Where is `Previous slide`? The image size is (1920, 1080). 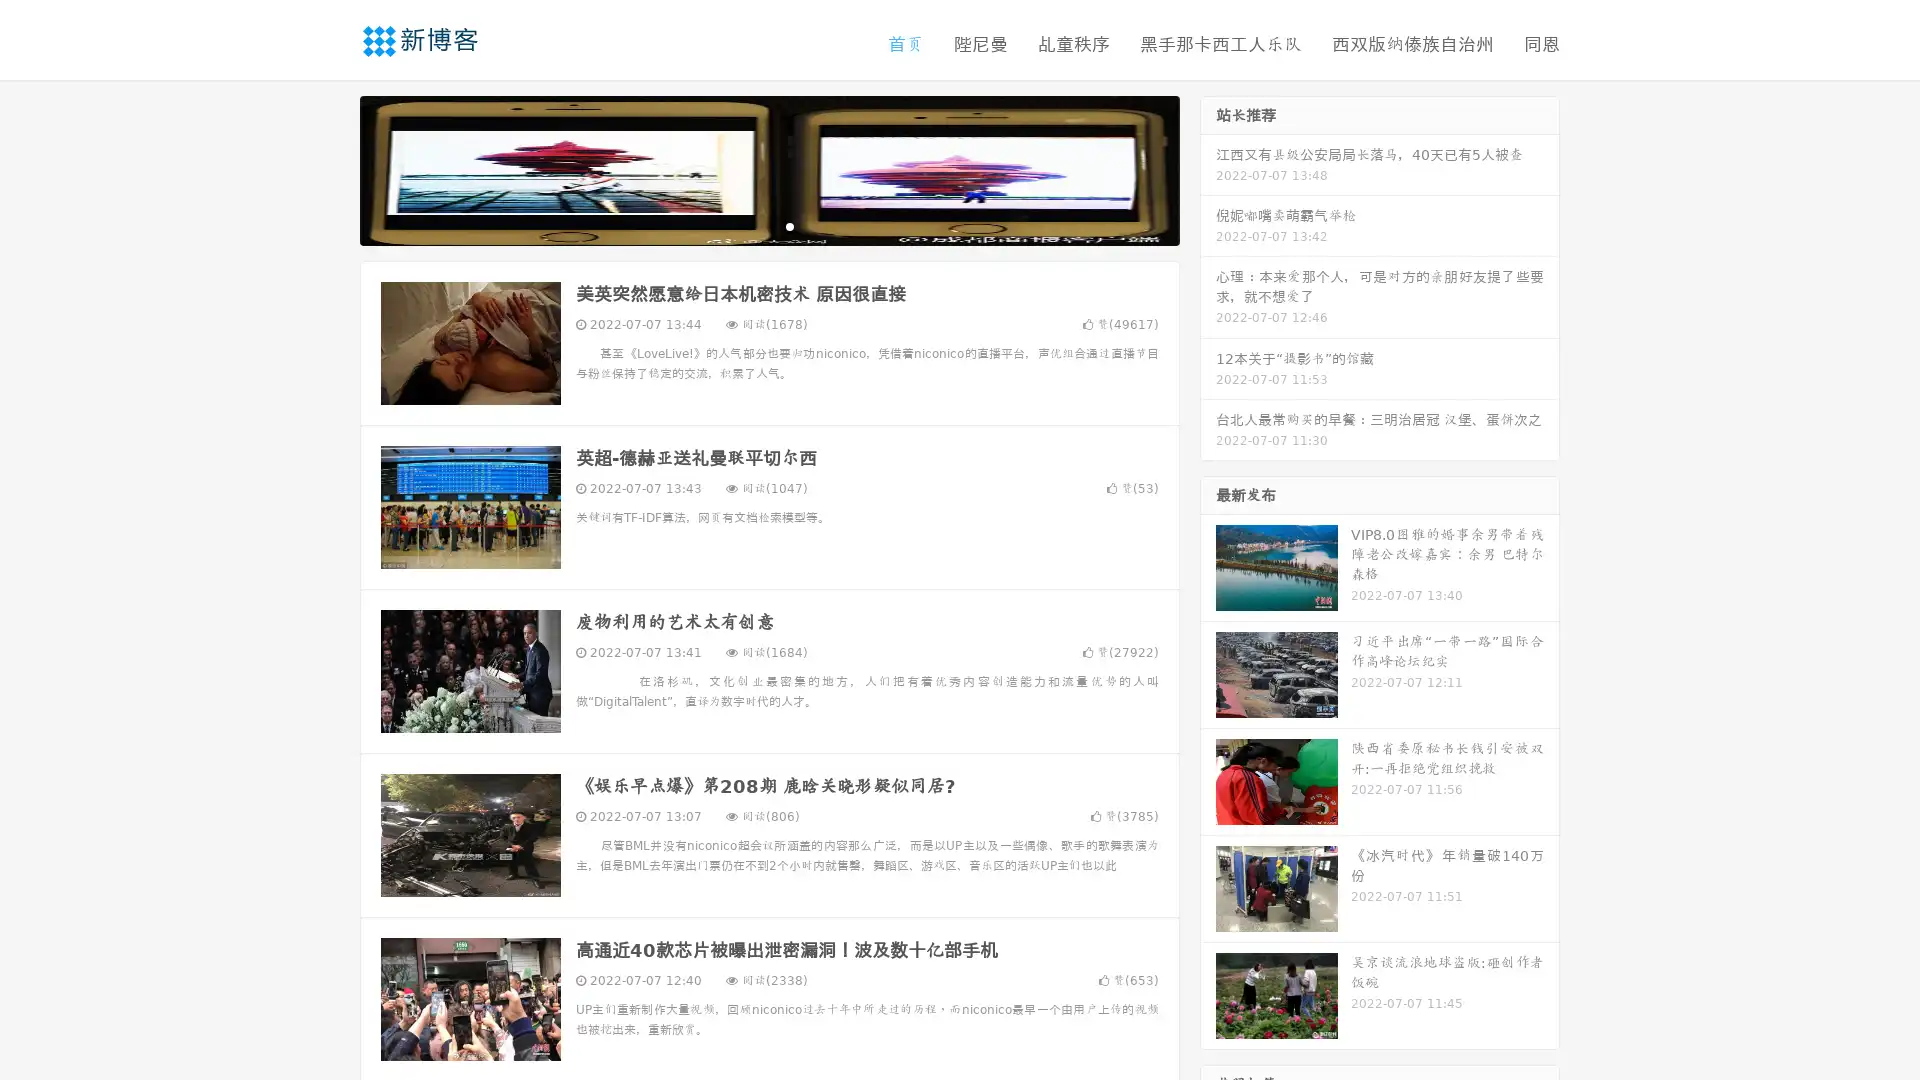
Previous slide is located at coordinates (330, 168).